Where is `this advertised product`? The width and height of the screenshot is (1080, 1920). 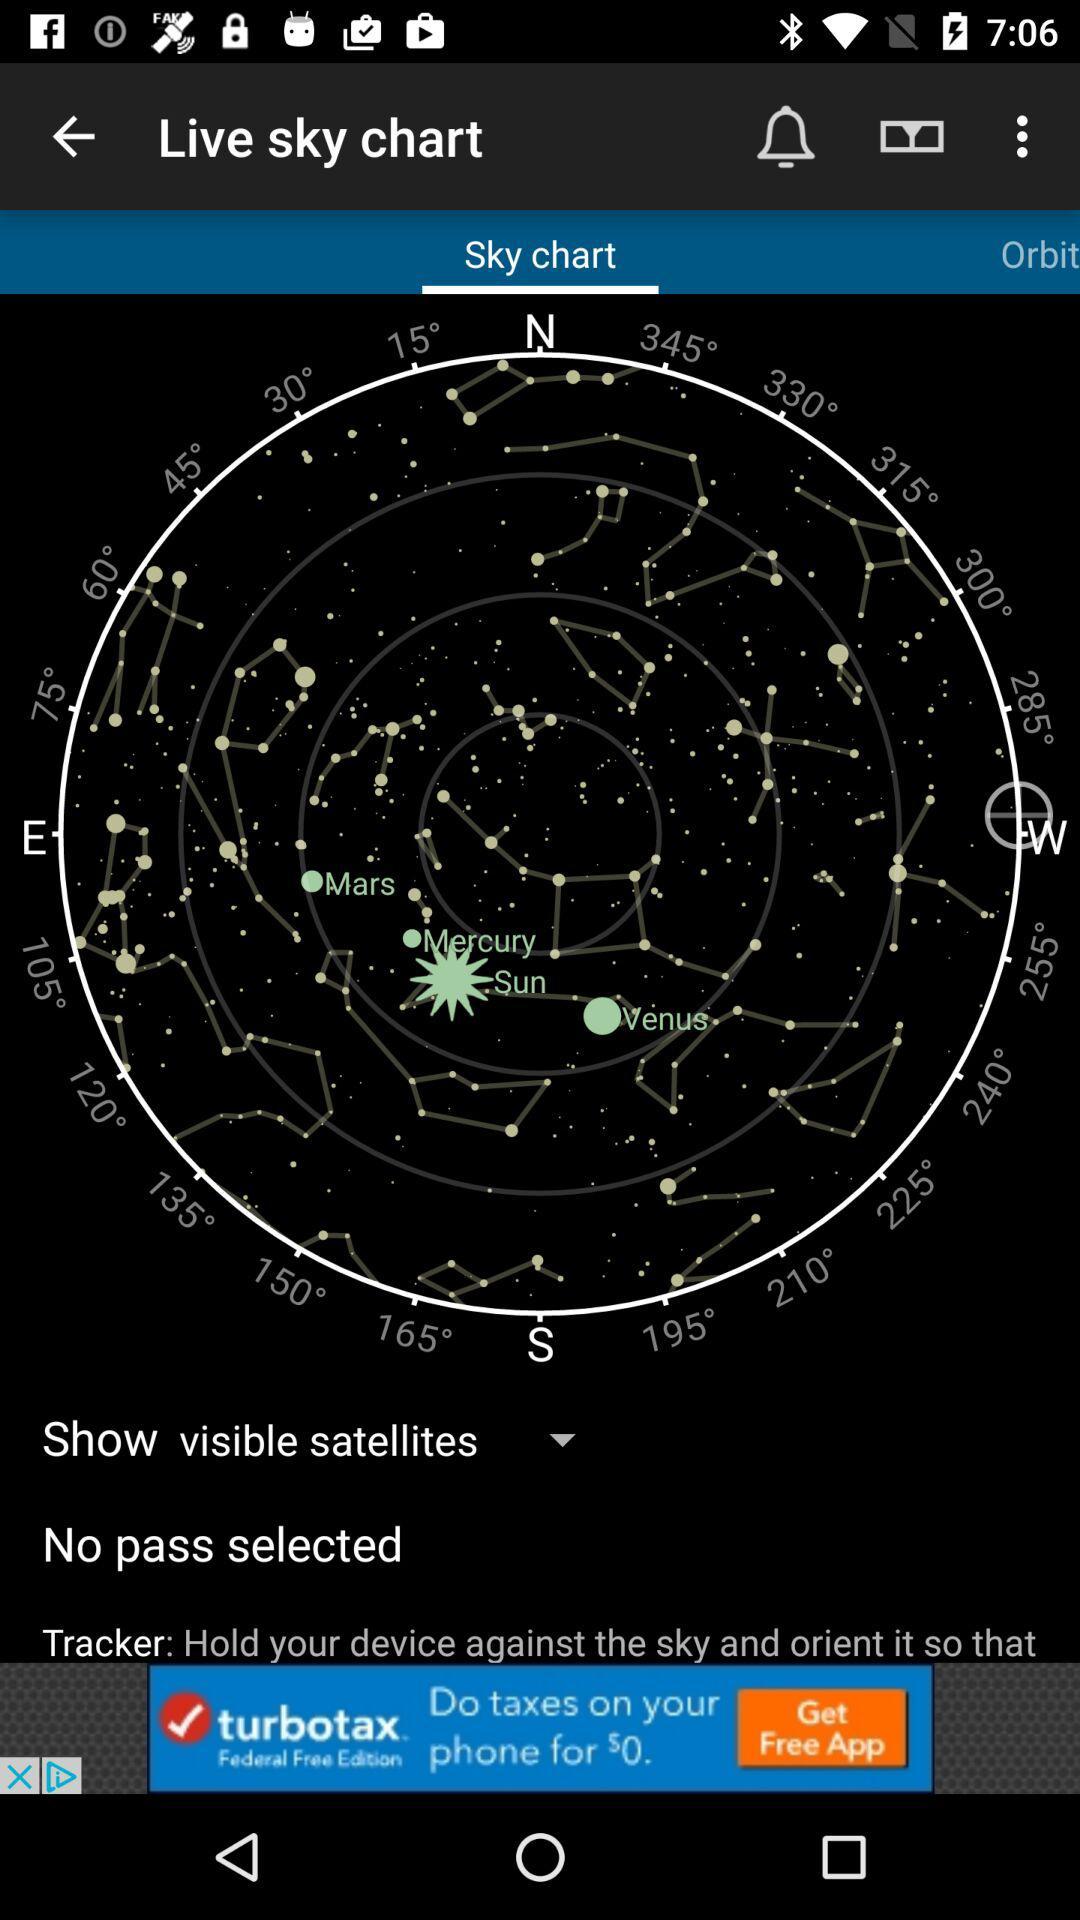
this advertised product is located at coordinates (540, 1727).